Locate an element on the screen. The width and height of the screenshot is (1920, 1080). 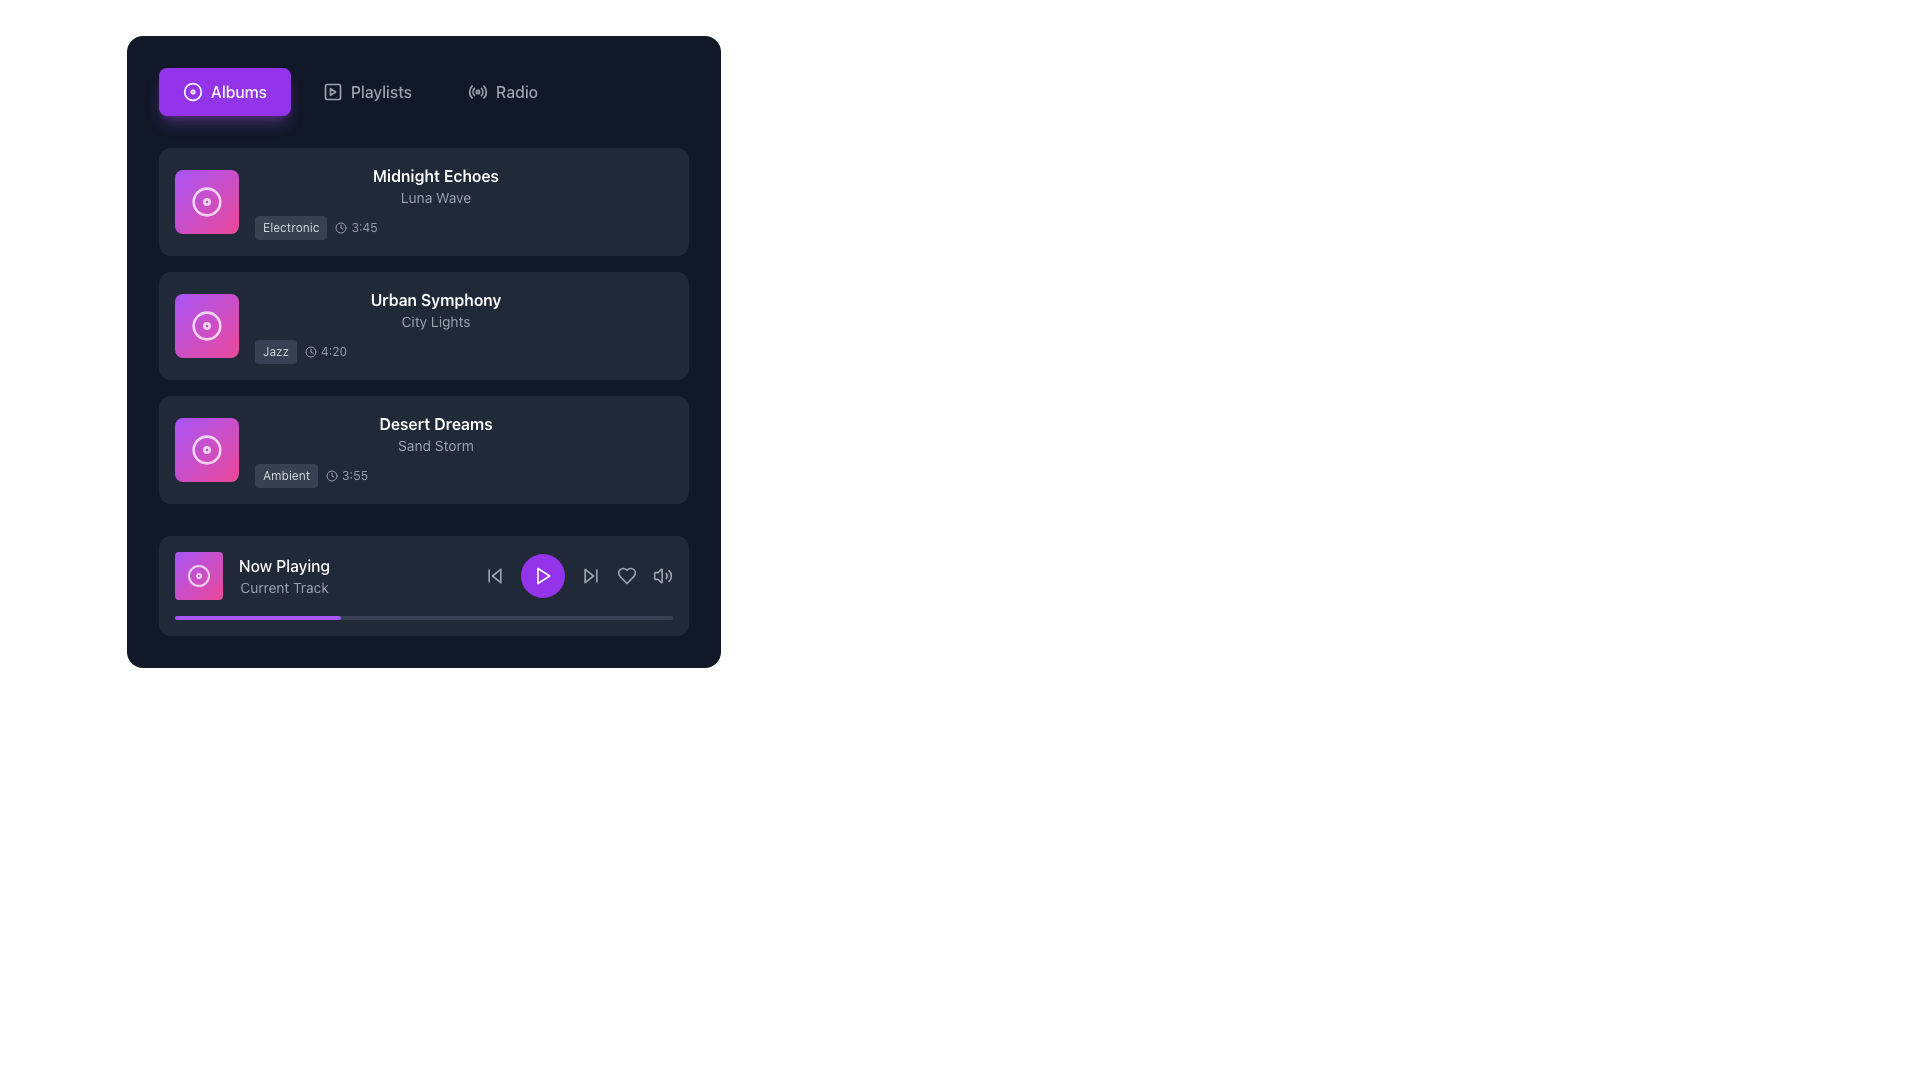
the circular graphical element that indicates timestamp or duration for 'Midnight Echoes', located to the left of the '3:45' text is located at coordinates (341, 226).